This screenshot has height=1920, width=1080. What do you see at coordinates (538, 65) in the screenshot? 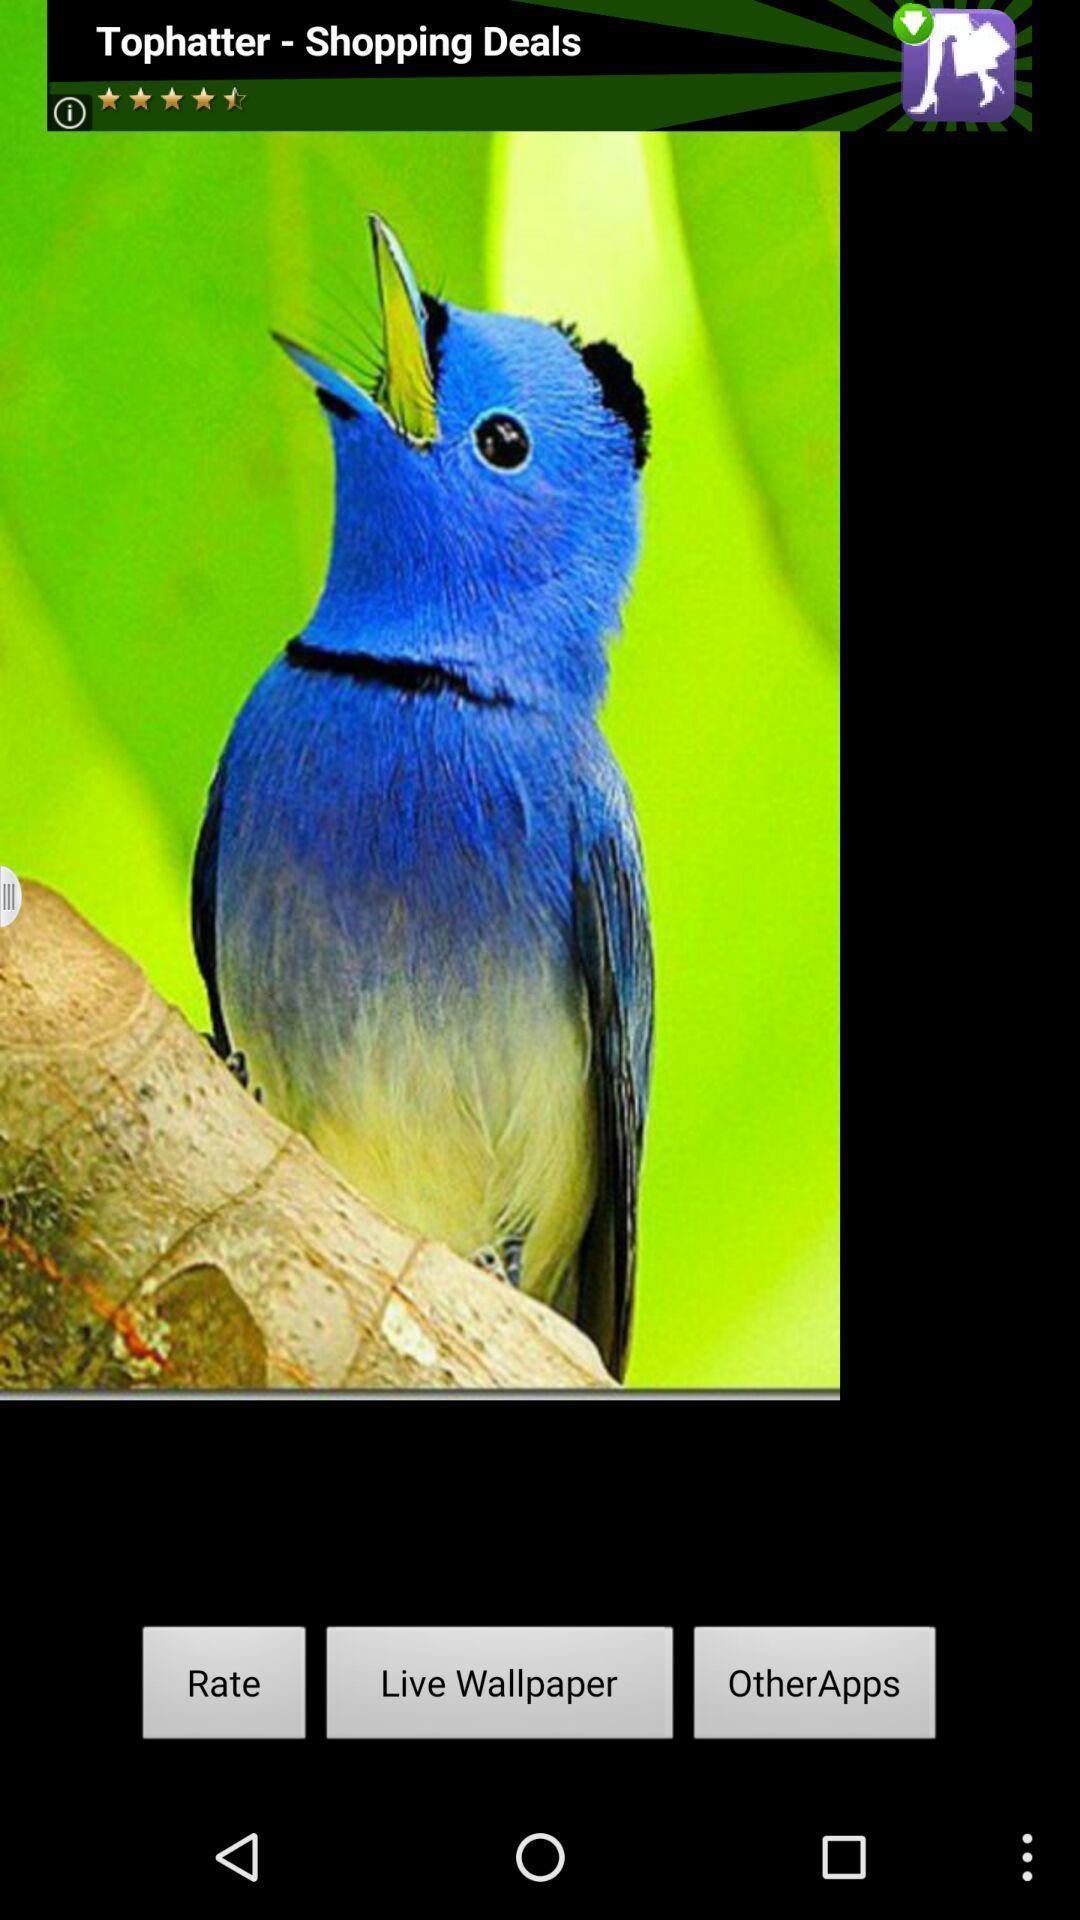
I see `advertisement` at bounding box center [538, 65].